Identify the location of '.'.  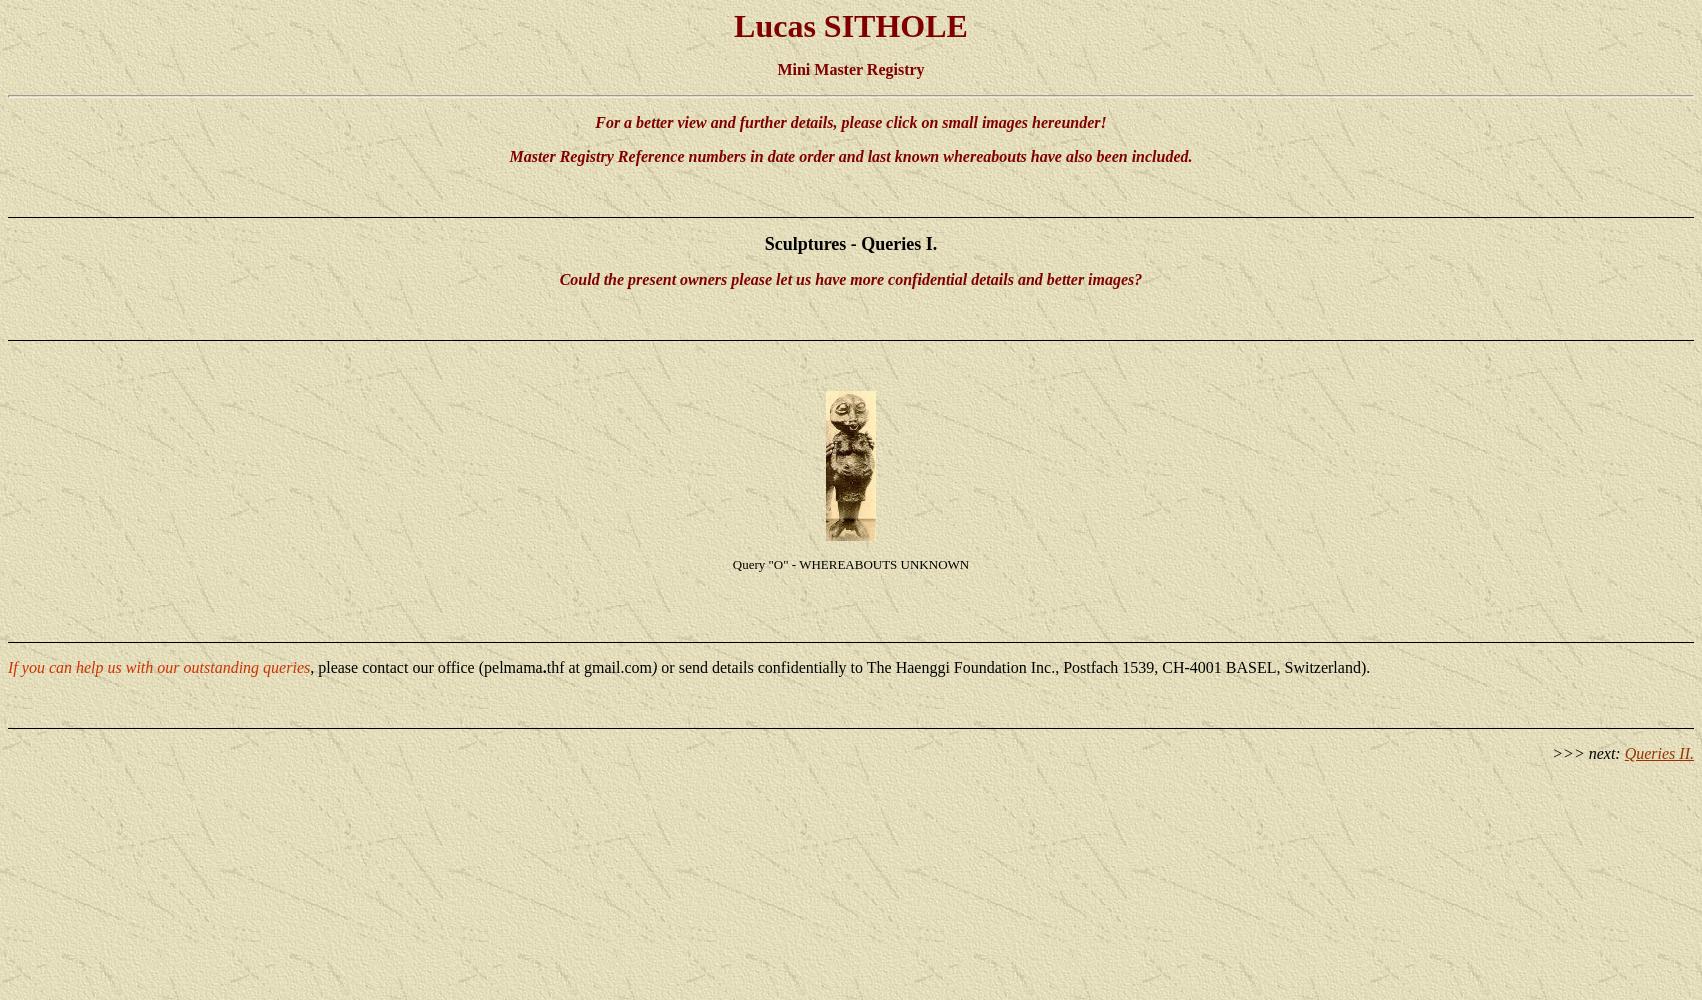
(542, 667).